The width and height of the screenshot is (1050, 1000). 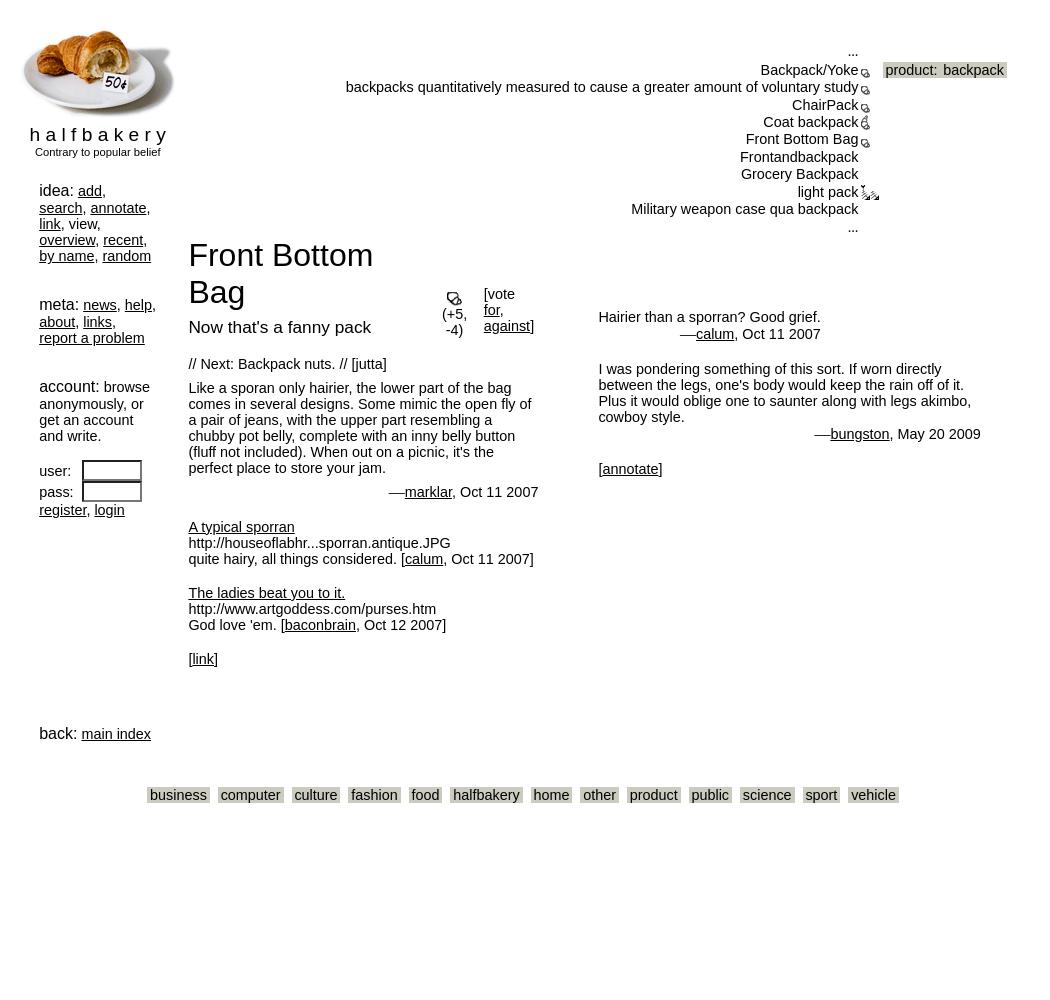 I want to click on 'report a problem', so click(x=91, y=337).